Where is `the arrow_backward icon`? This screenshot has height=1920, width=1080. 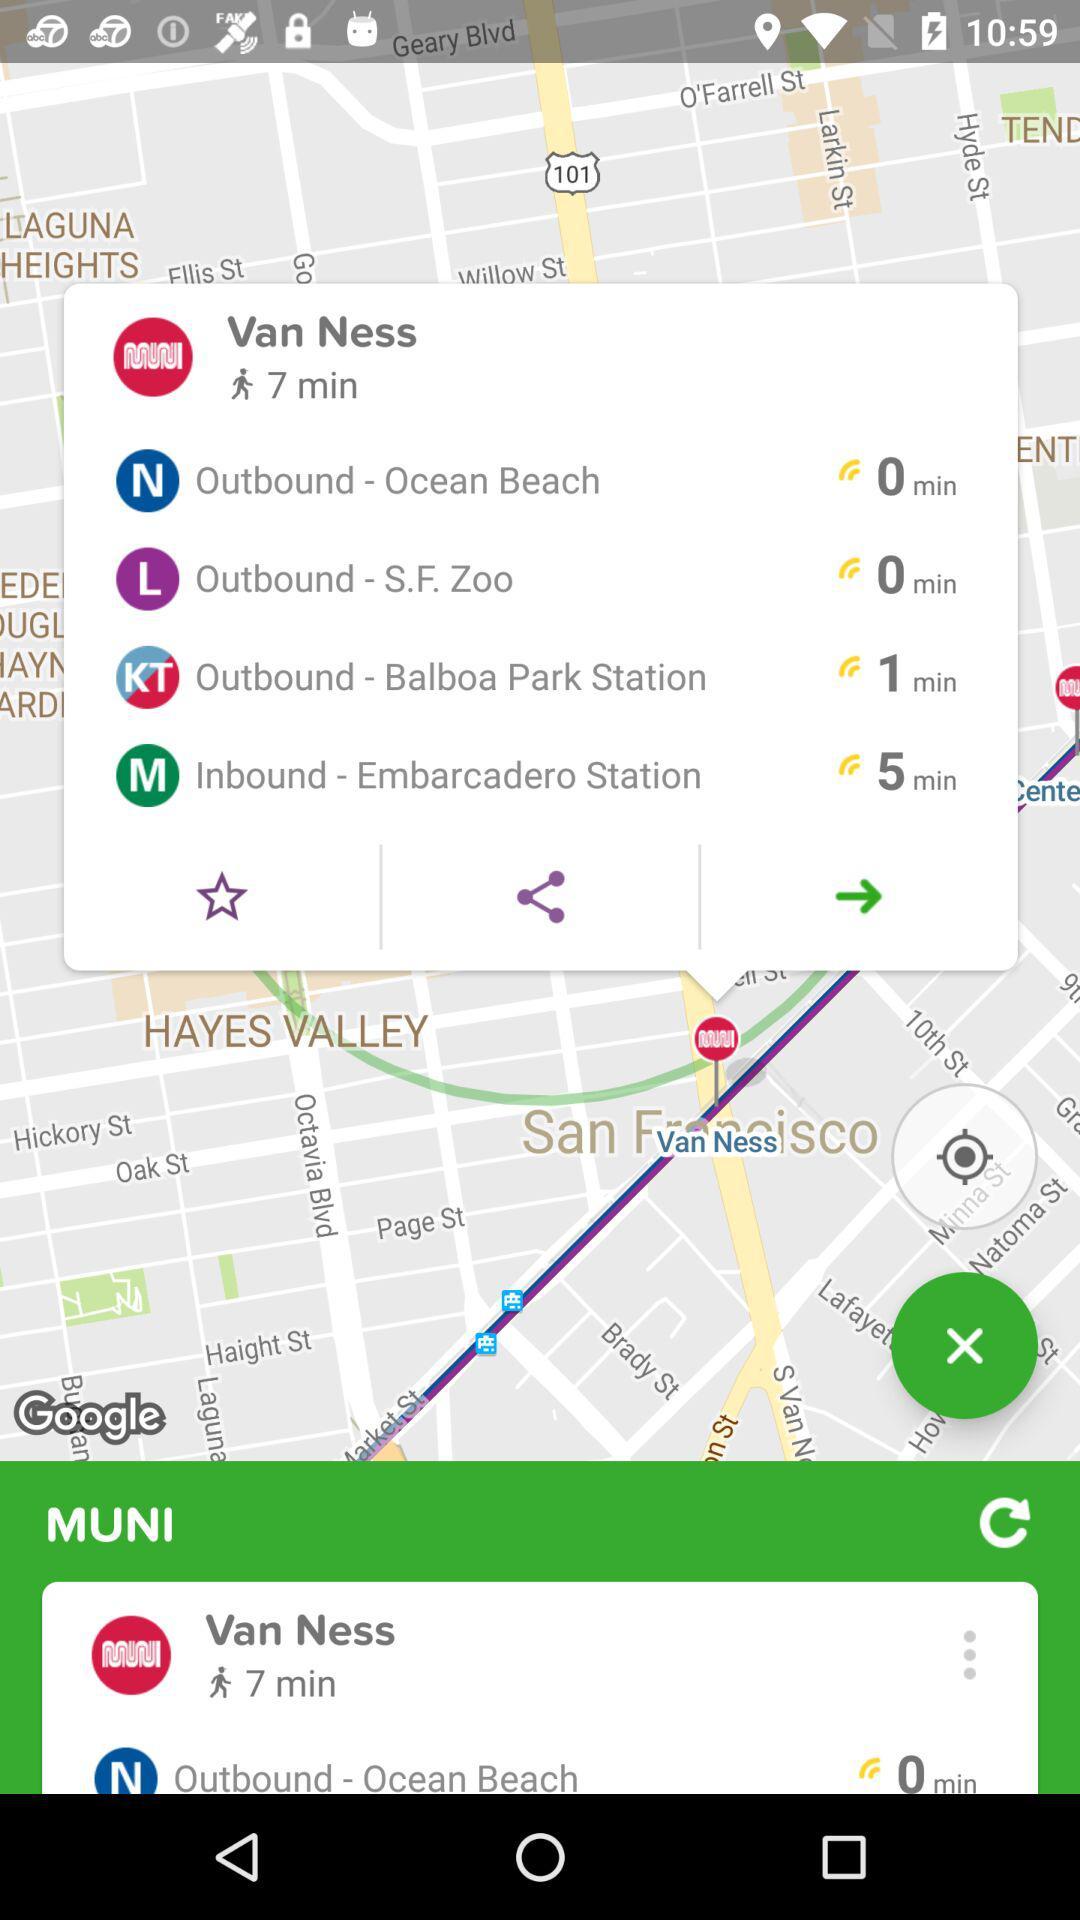
the arrow_backward icon is located at coordinates (540, 960).